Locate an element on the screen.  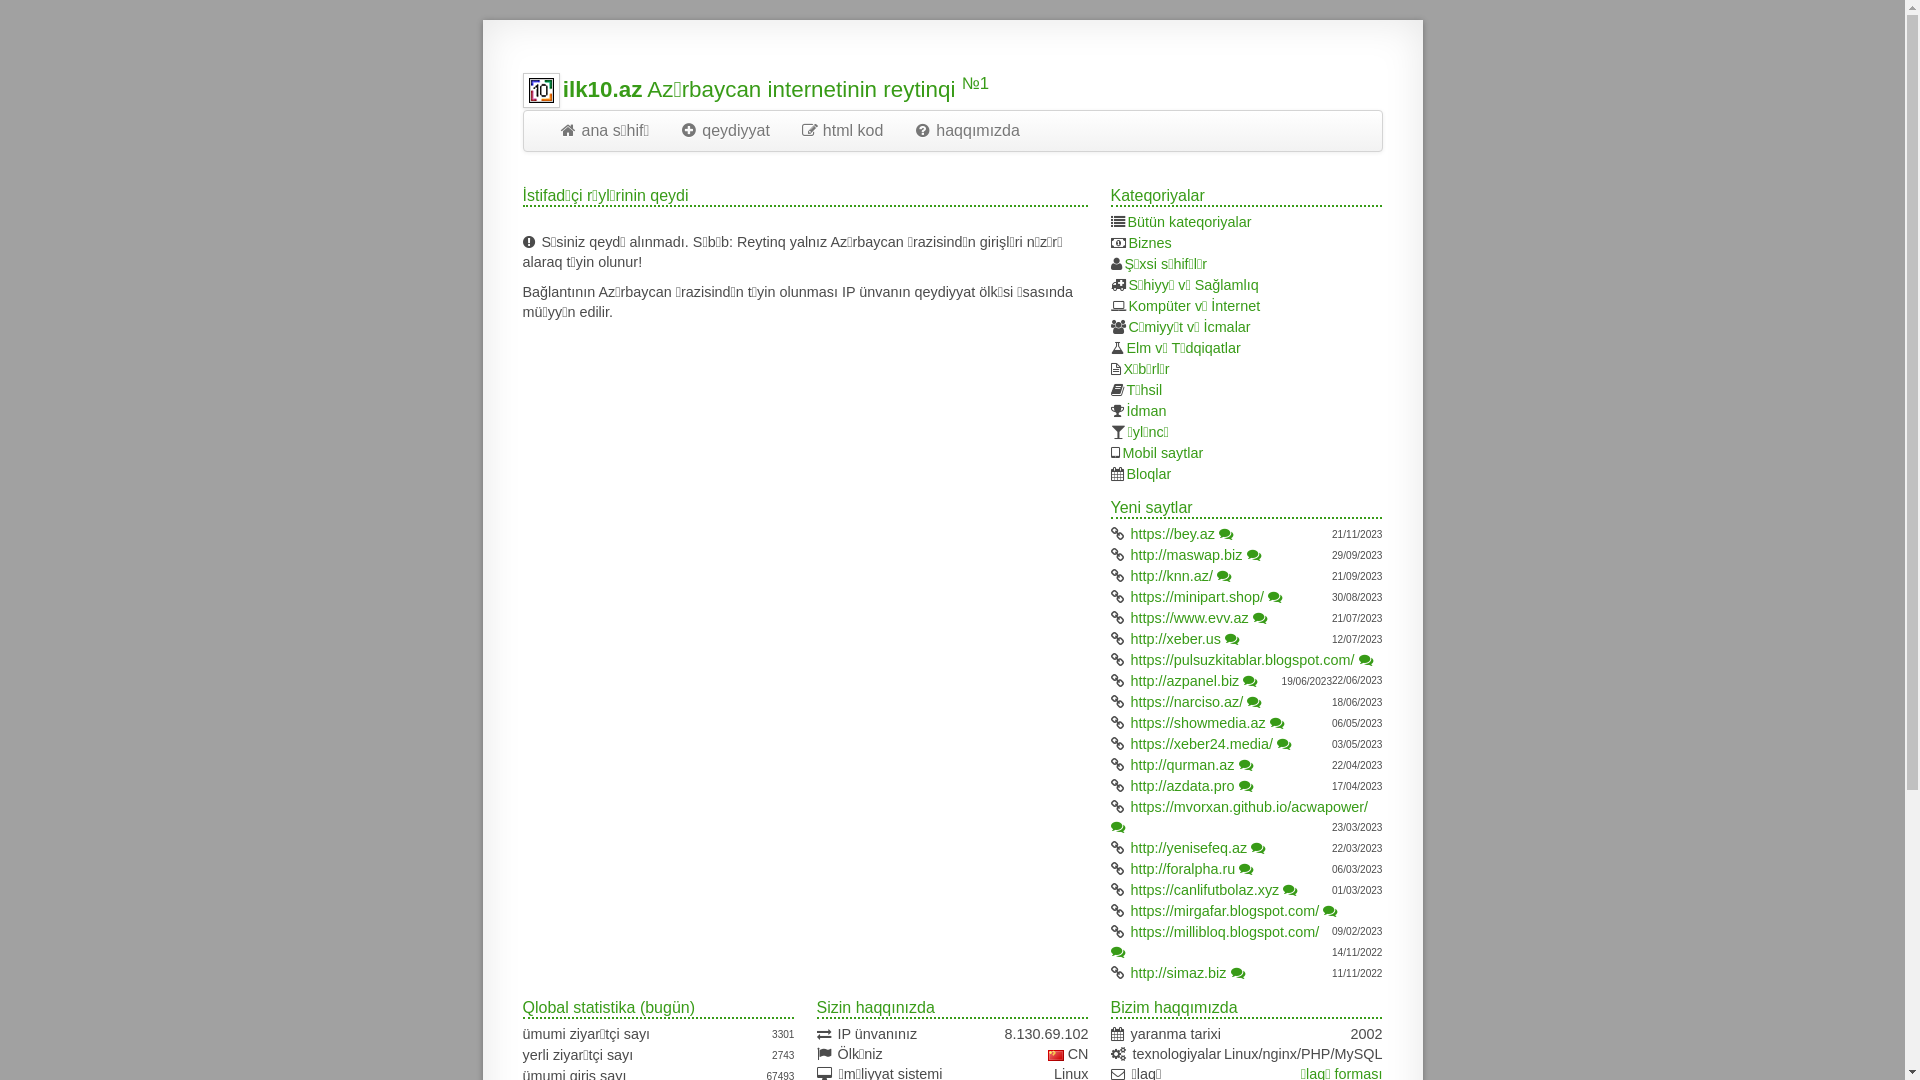
'https://canlifutbolaz.xyz' is located at coordinates (1131, 889).